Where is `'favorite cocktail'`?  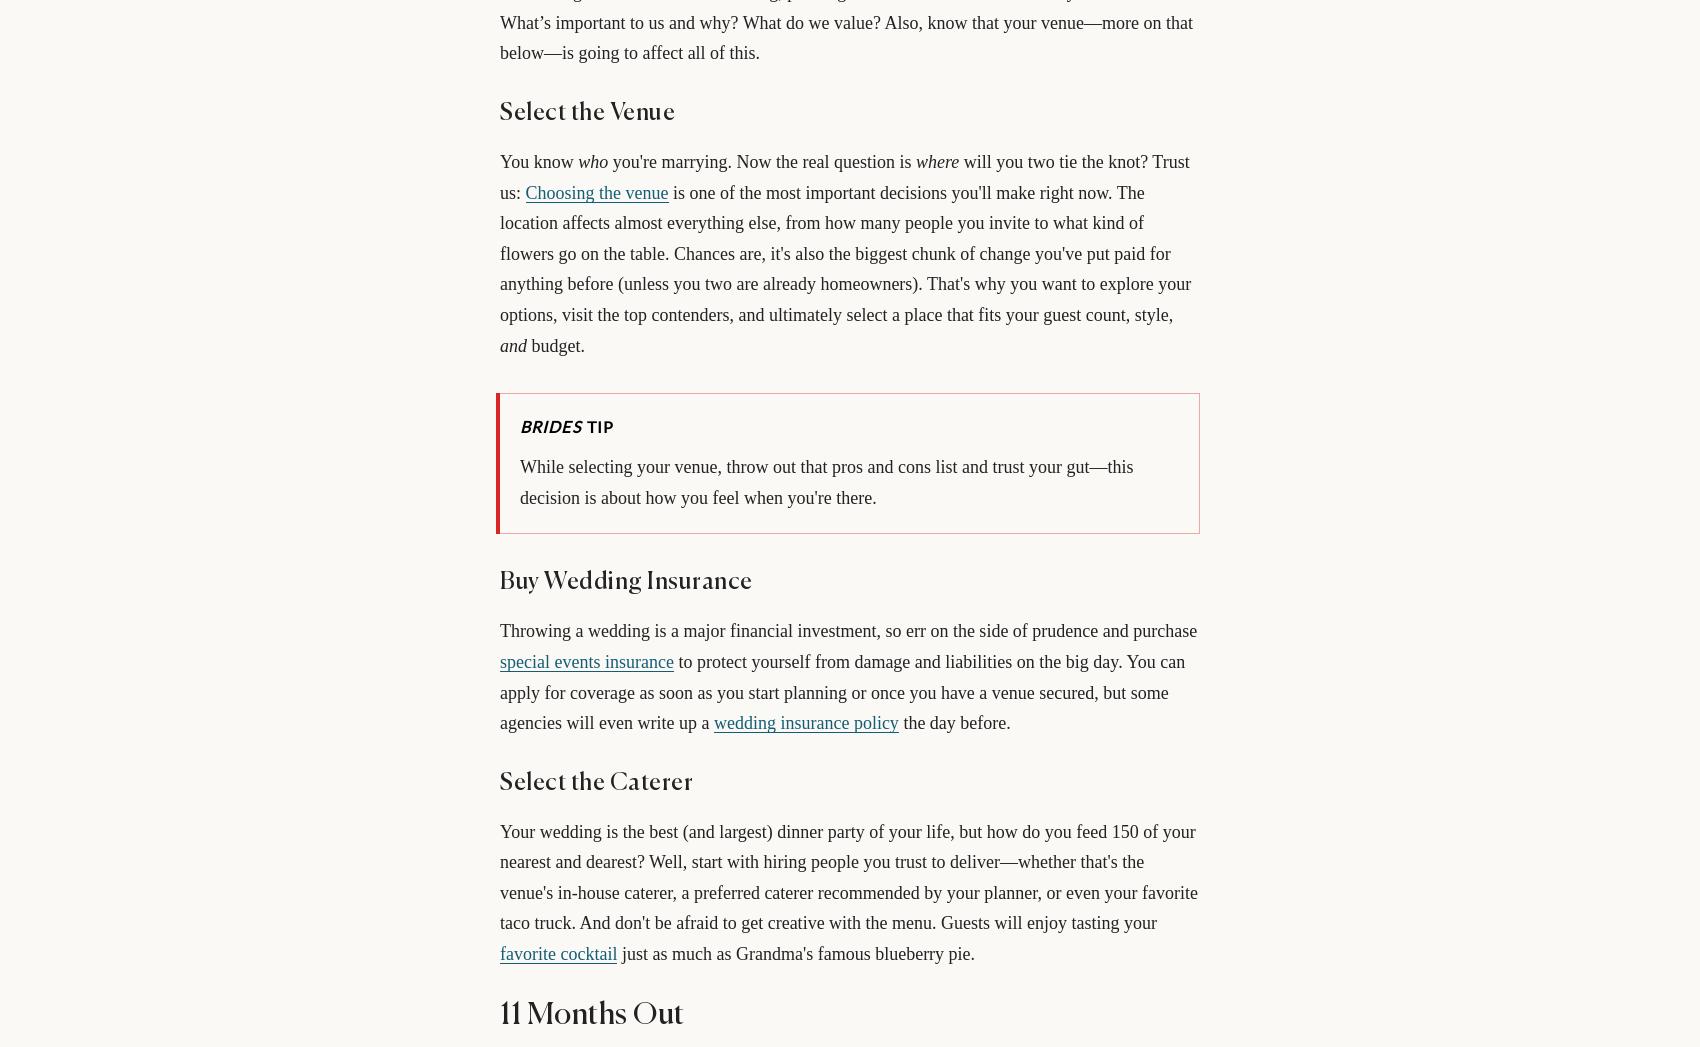
'favorite cocktail' is located at coordinates (557, 953).